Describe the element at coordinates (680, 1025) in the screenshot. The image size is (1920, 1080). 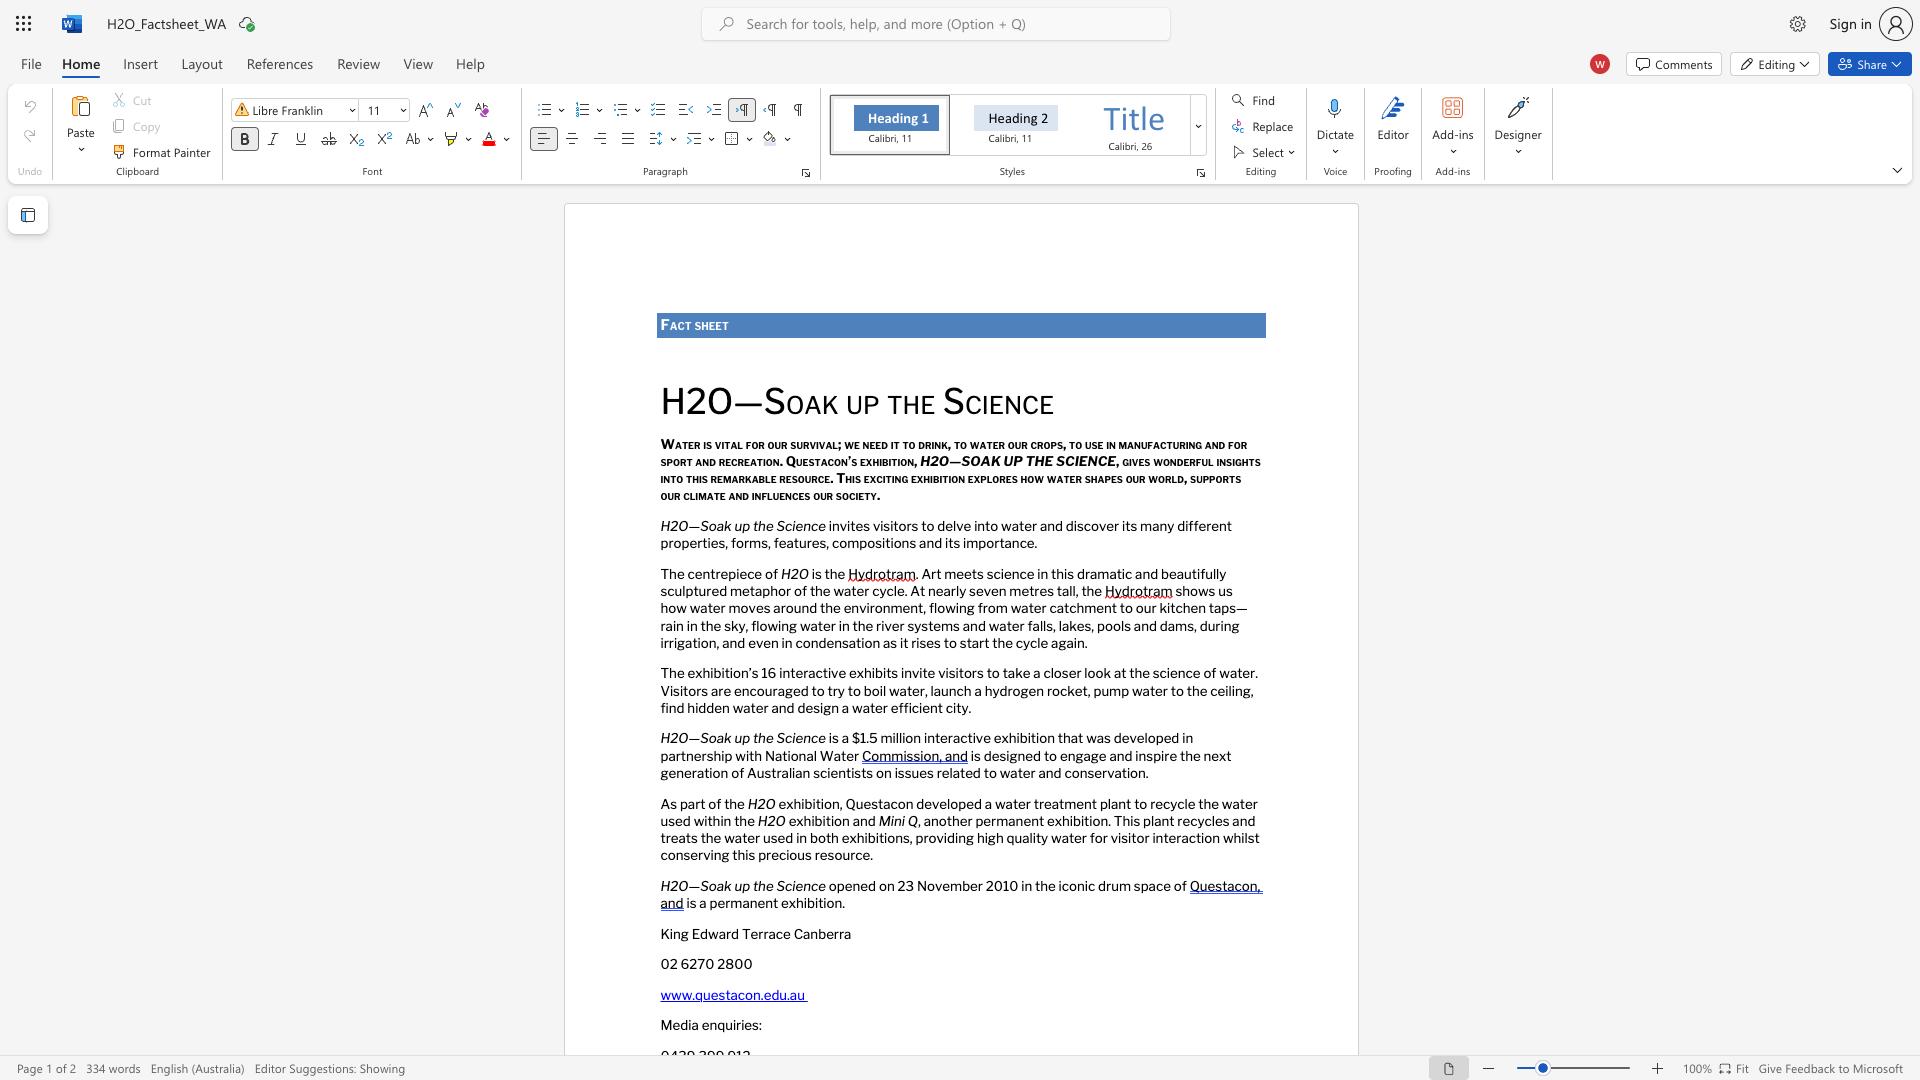
I see `the subset text "dia e" within the text "Media enquiries:"` at that location.